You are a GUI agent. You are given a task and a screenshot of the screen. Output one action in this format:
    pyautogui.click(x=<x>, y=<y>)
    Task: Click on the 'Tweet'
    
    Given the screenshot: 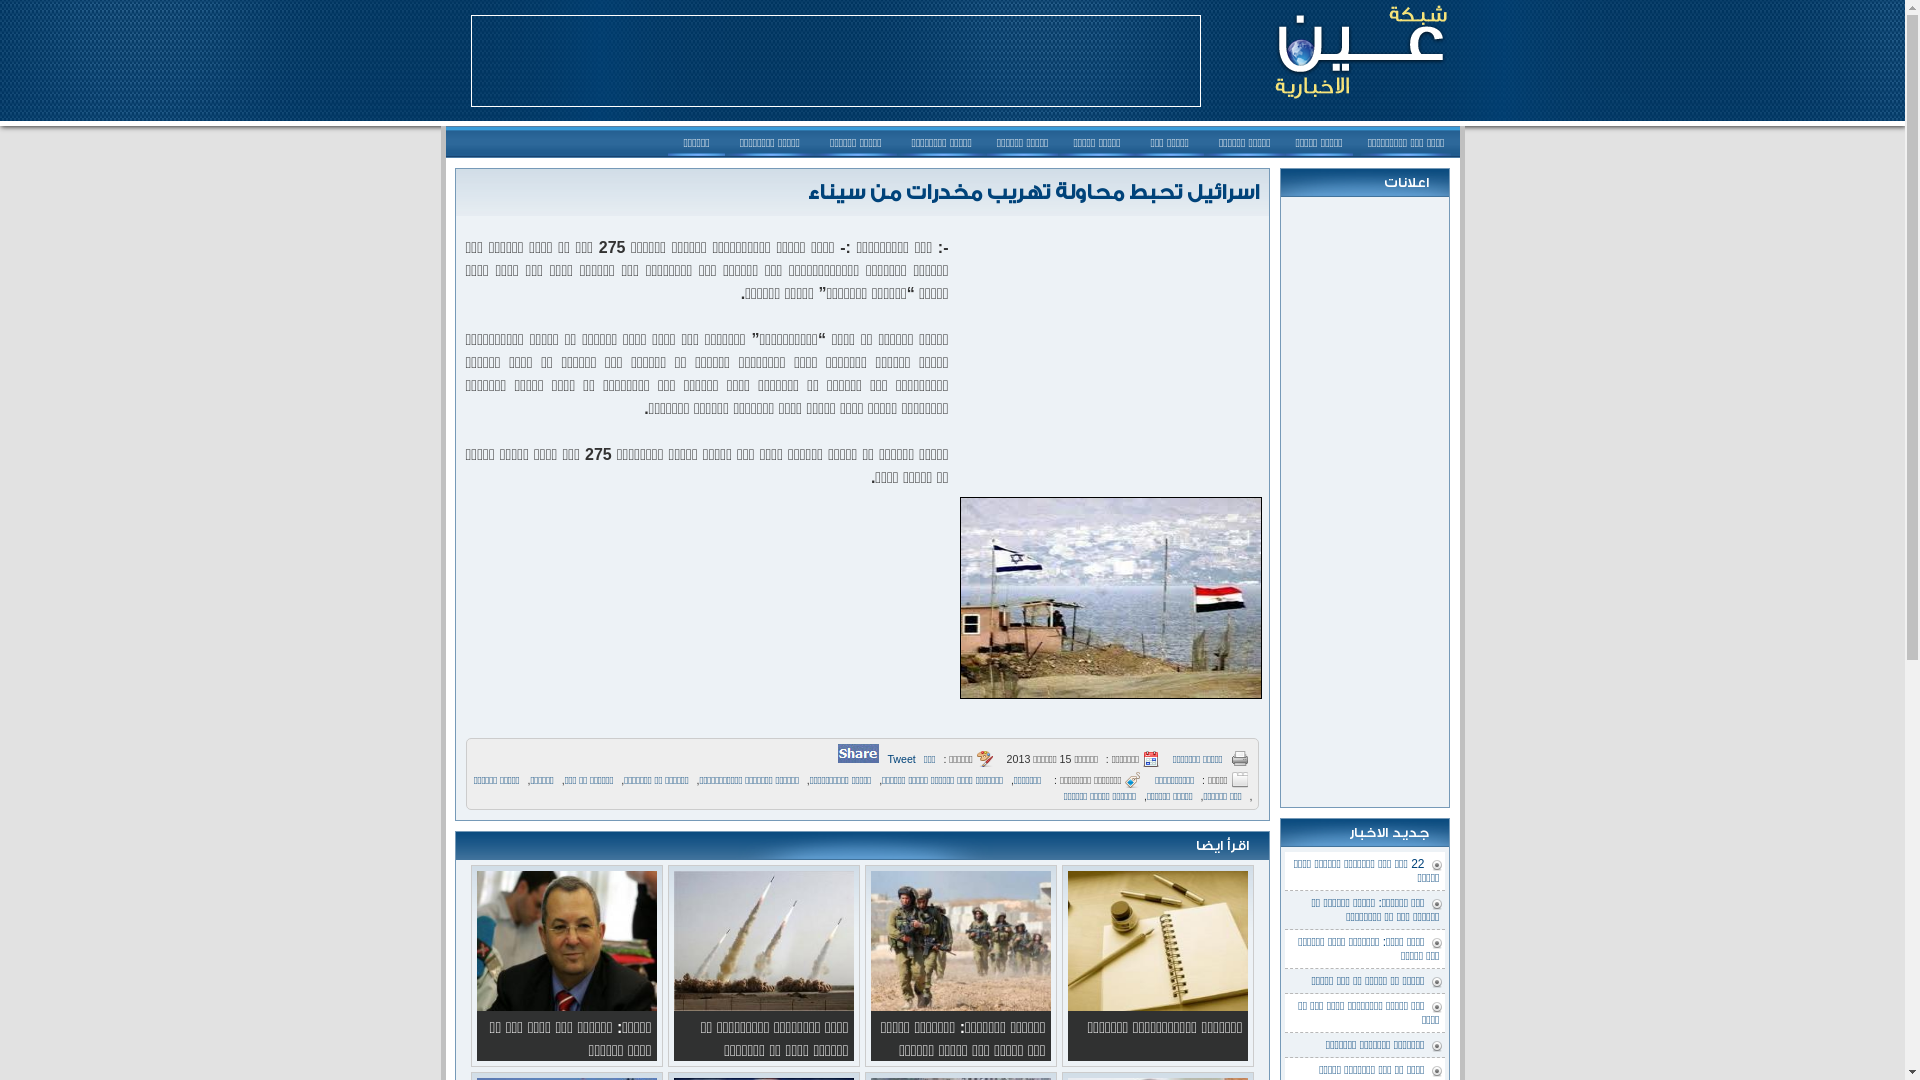 What is the action you would take?
    pyautogui.click(x=900, y=759)
    